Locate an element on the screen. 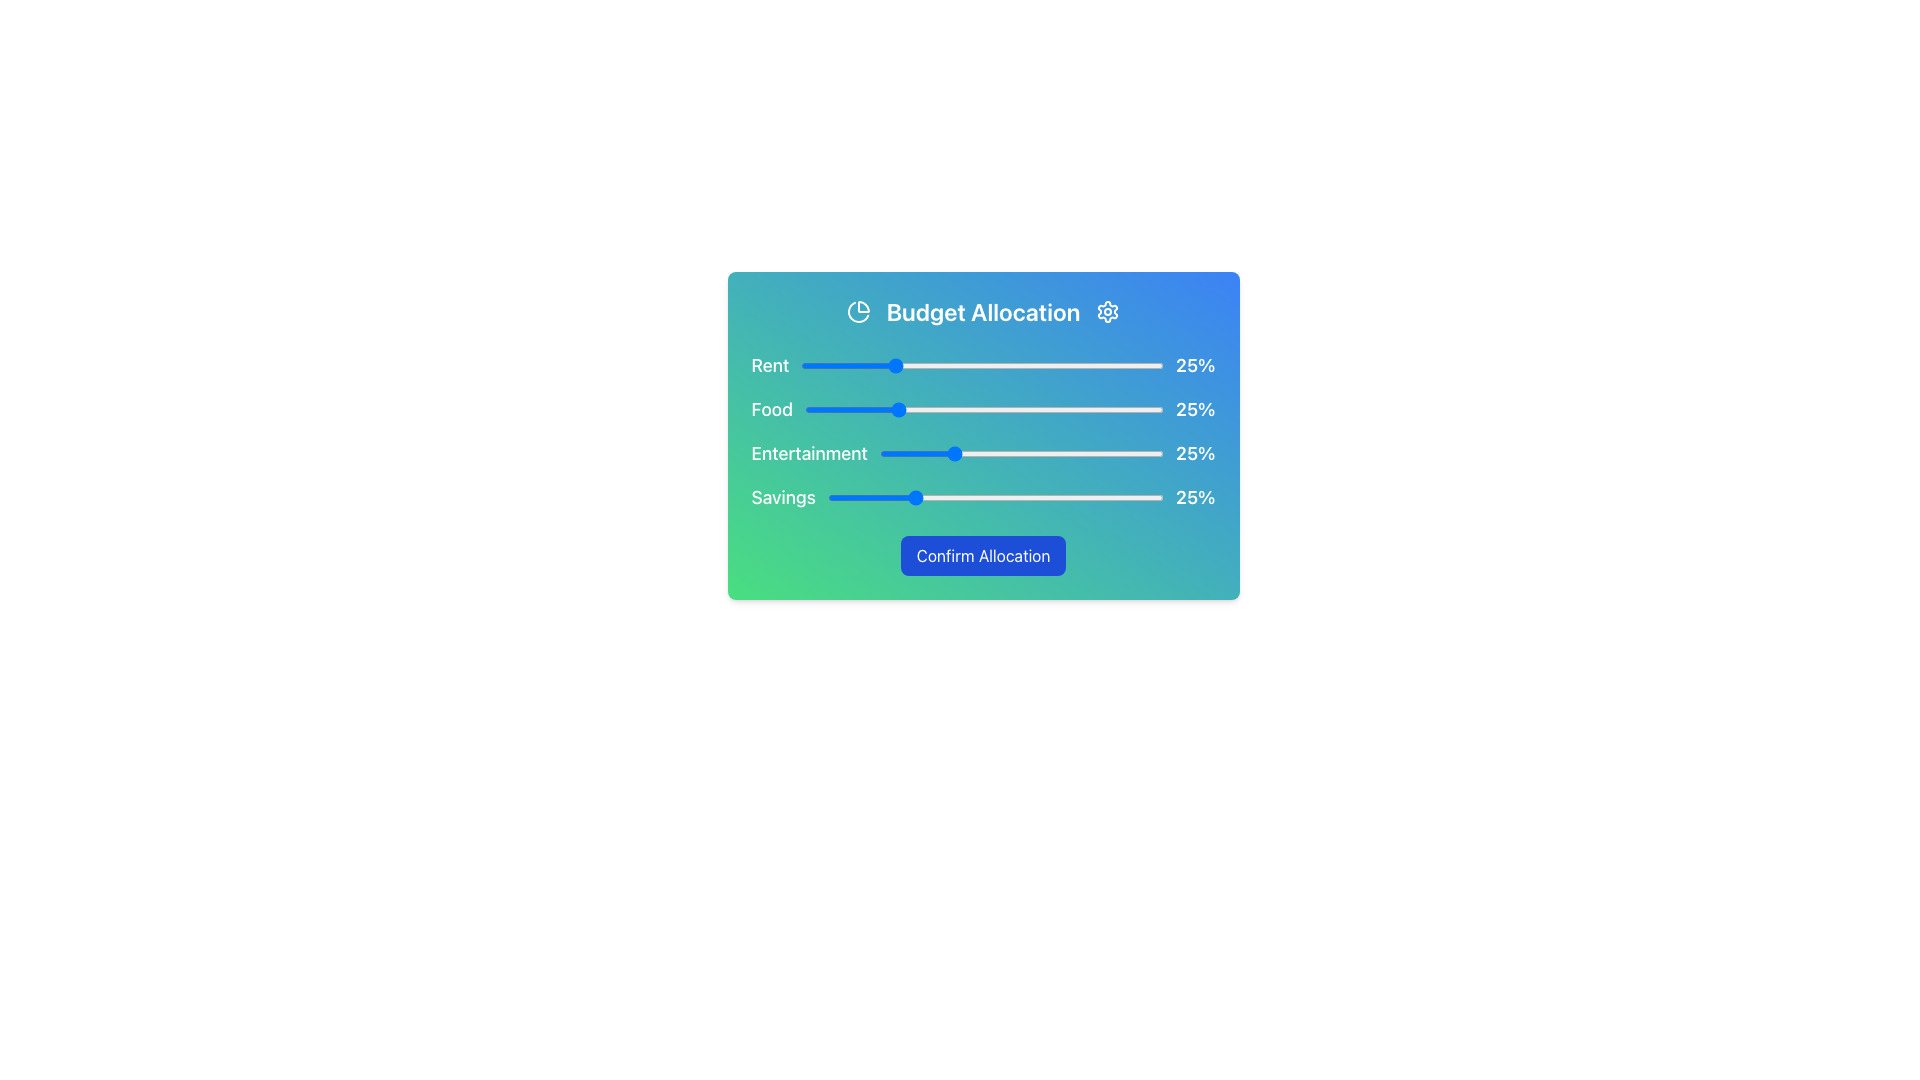 Image resolution: width=1920 pixels, height=1080 pixels. the Header Section Title that displays 'Budget Allocation' with a pie chart icon on the left and a cogwheel icon on the right, styled with bold, white text on a gradient blue-green background is located at coordinates (983, 312).